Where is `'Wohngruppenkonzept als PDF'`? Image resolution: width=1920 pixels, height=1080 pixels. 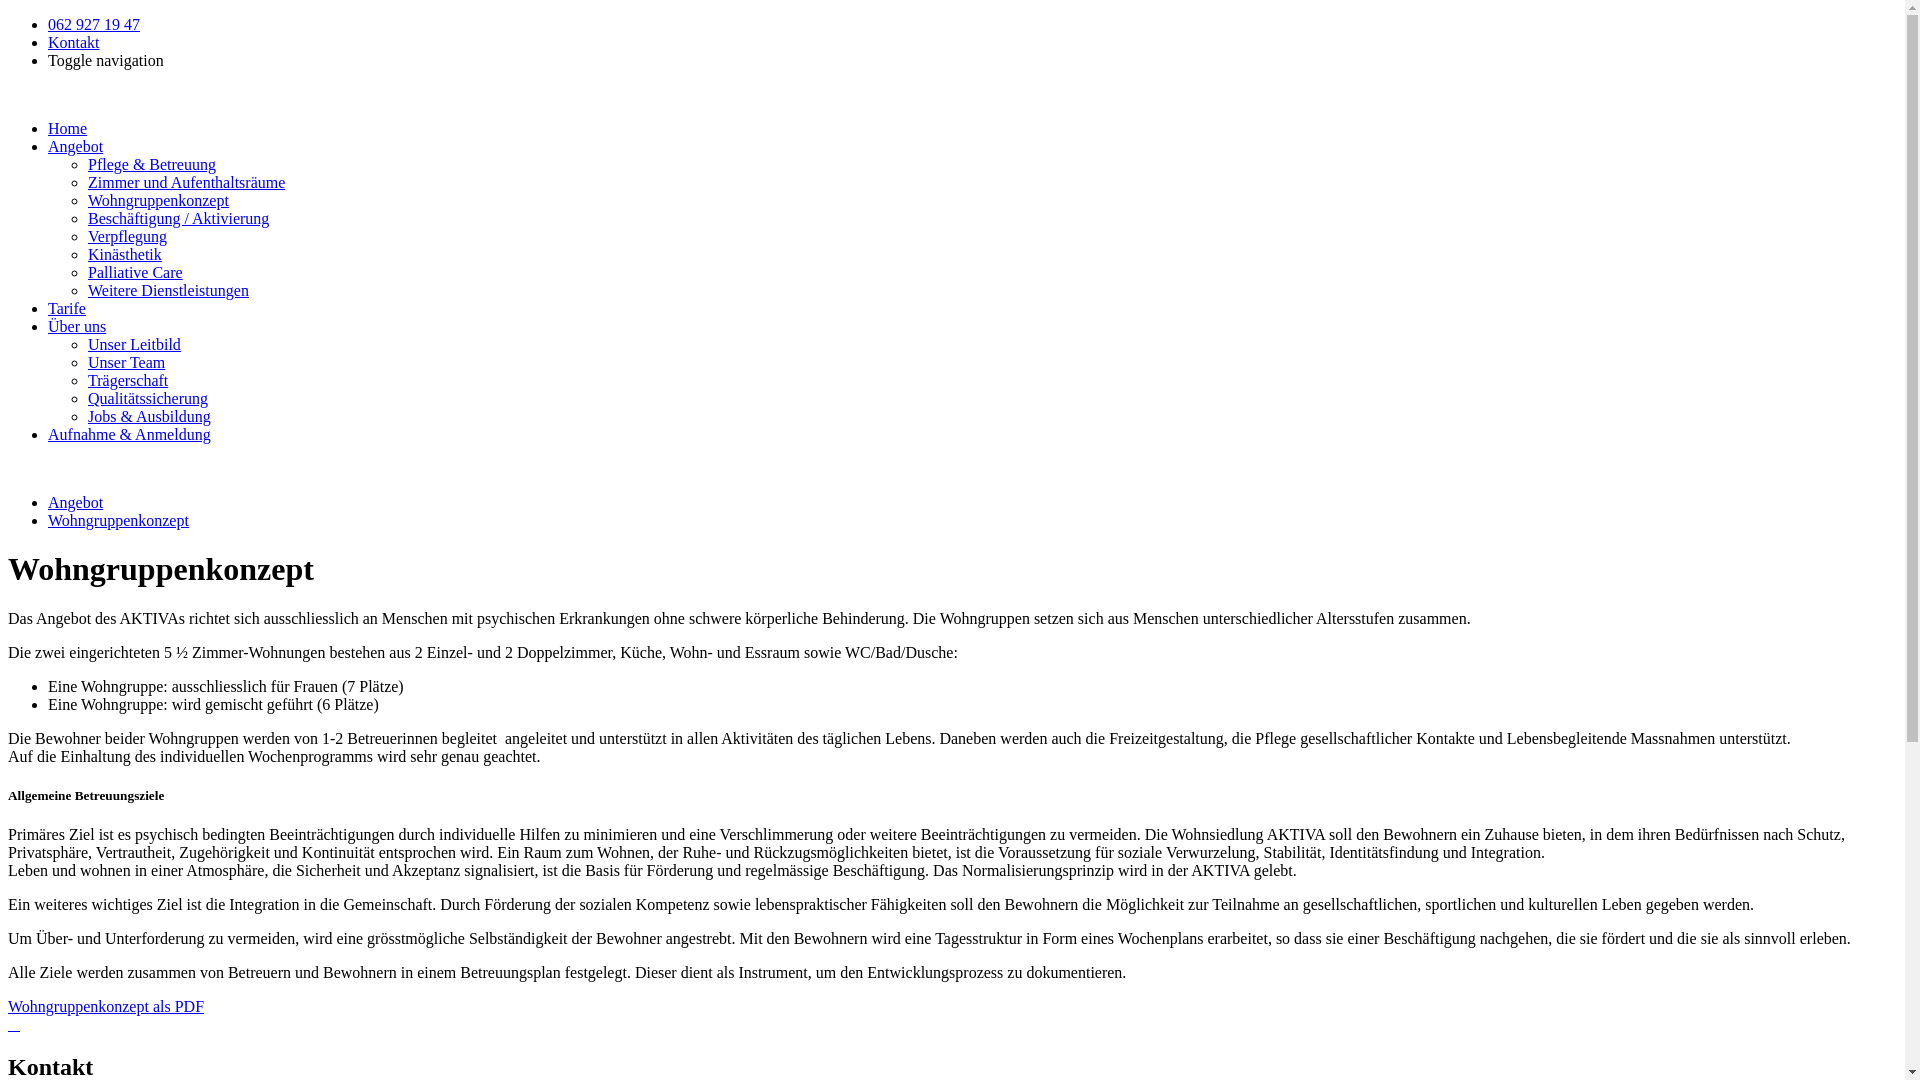 'Wohngruppenkonzept als PDF' is located at coordinates (104, 1006).